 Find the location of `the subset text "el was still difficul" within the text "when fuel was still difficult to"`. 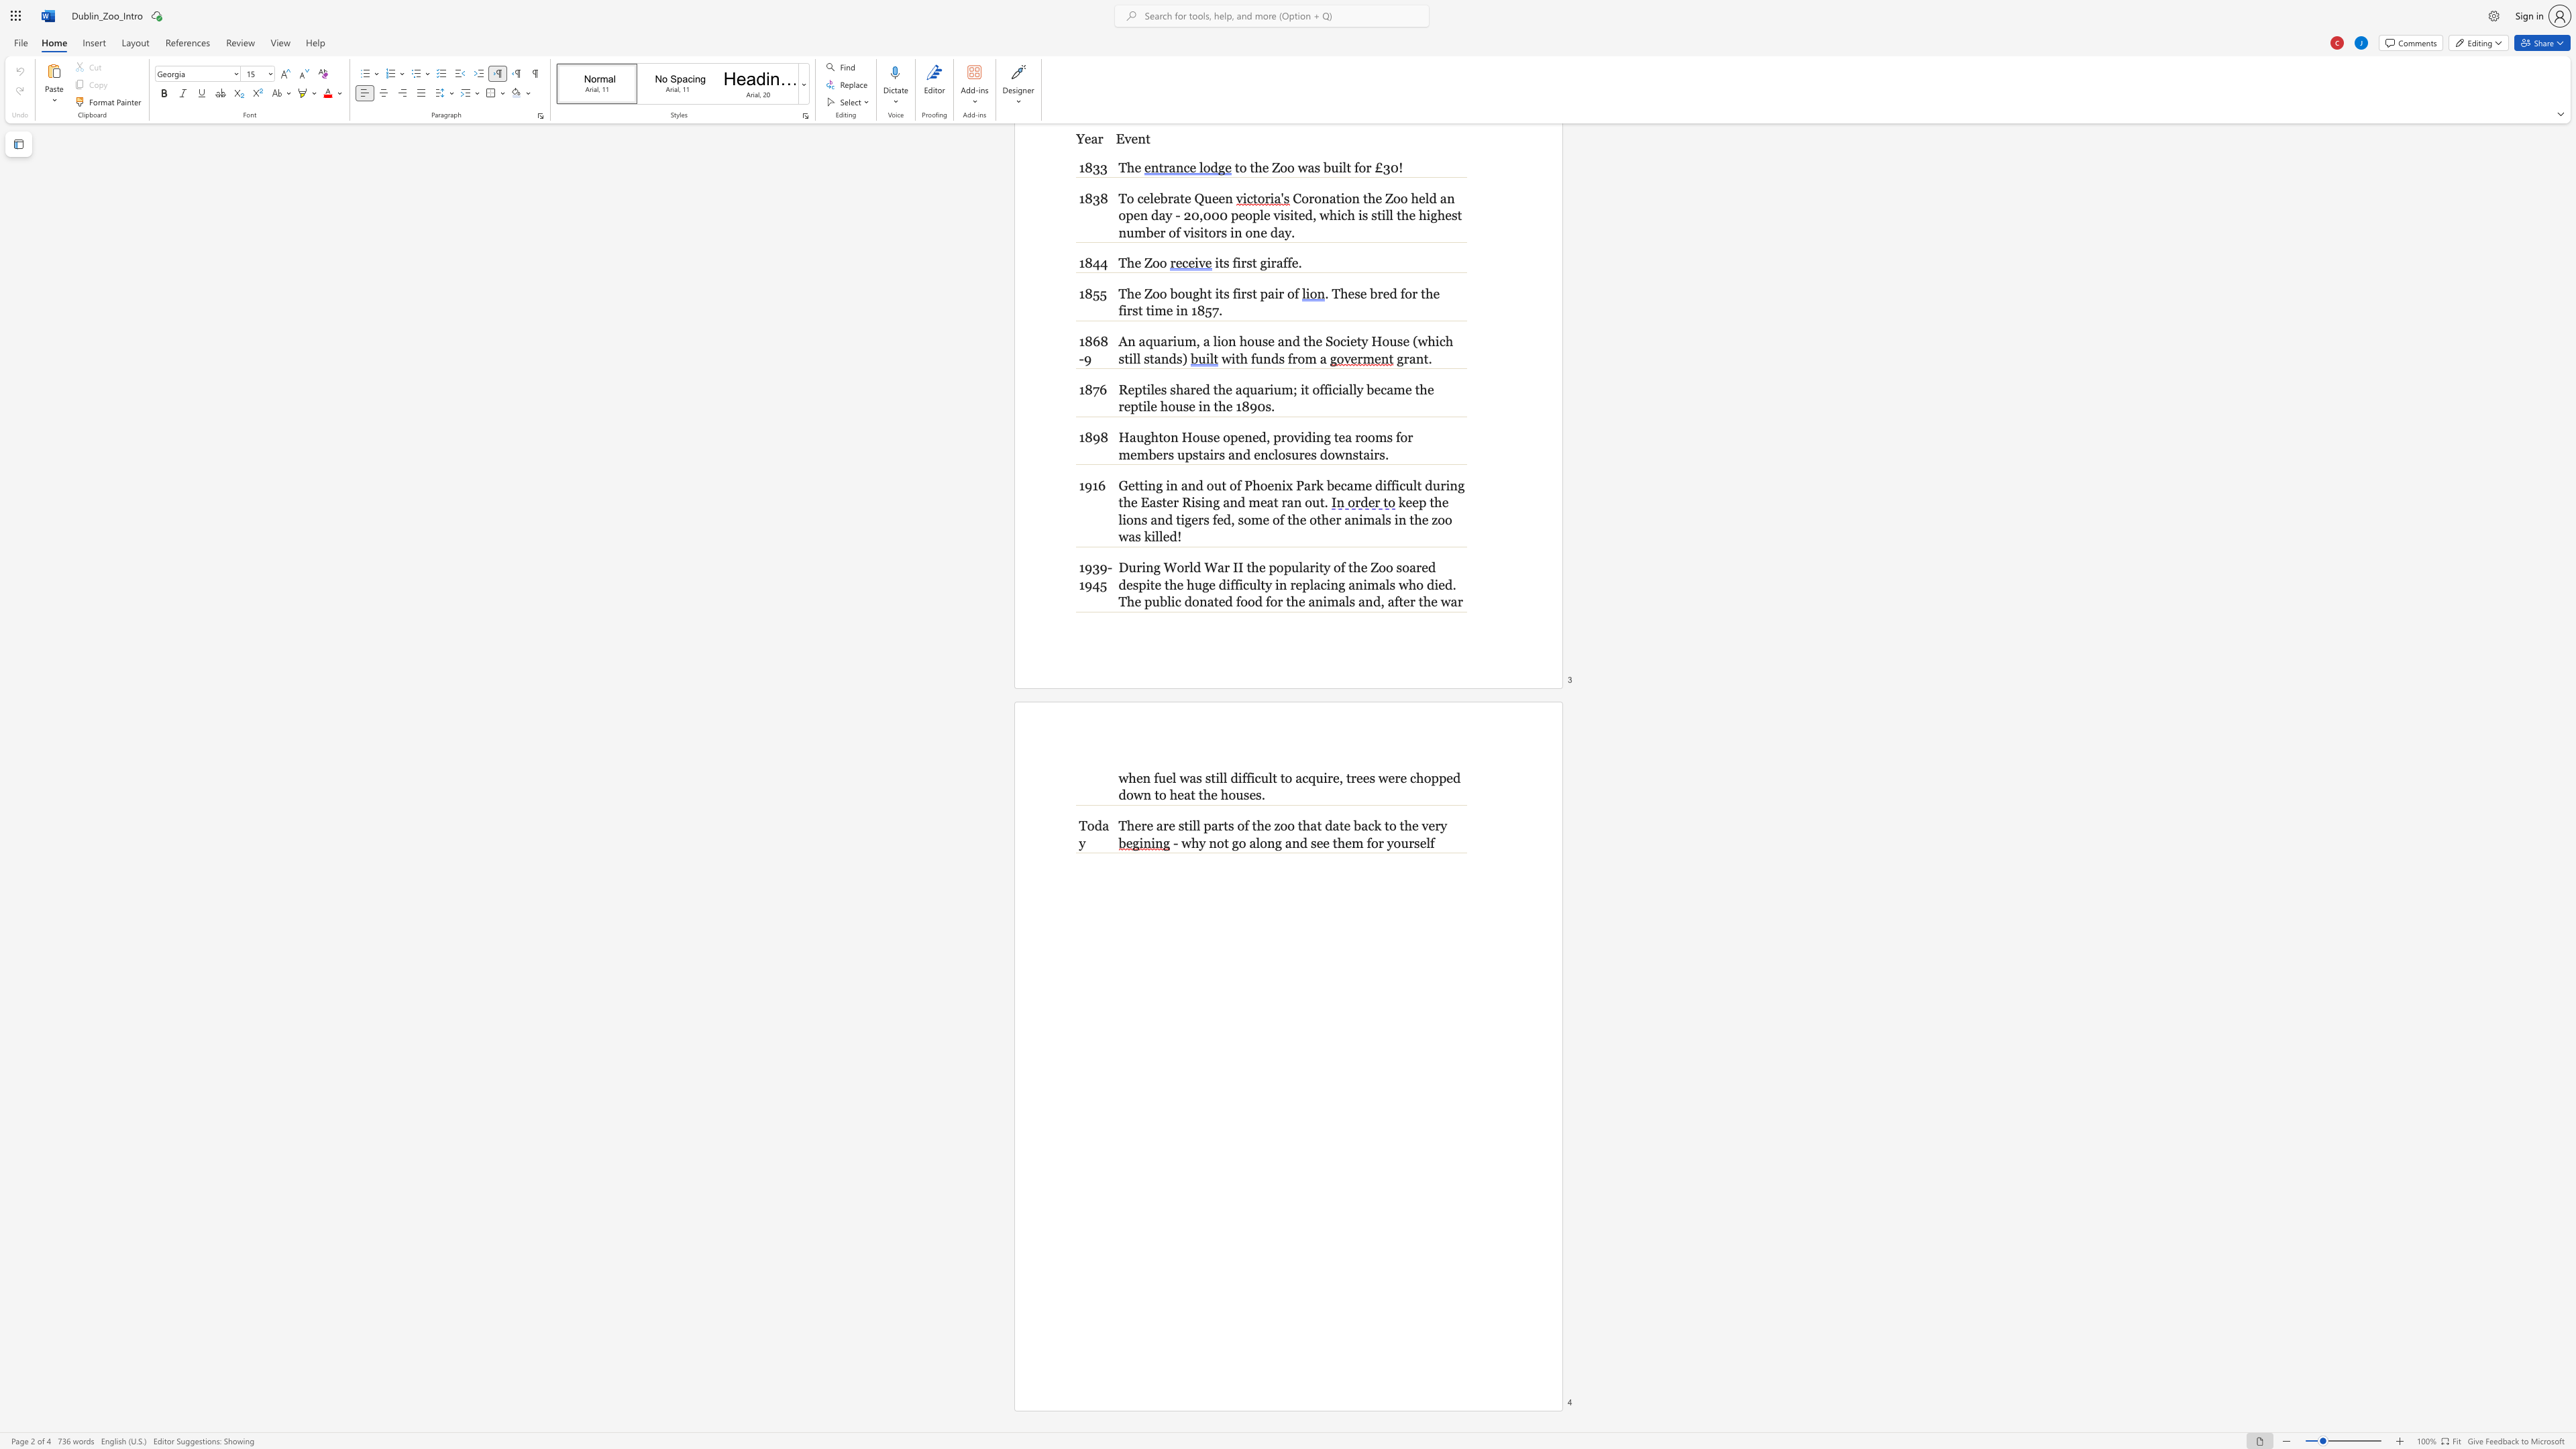

the subset text "el was still difficul" within the text "when fuel was still difficult to" is located at coordinates (1165, 776).